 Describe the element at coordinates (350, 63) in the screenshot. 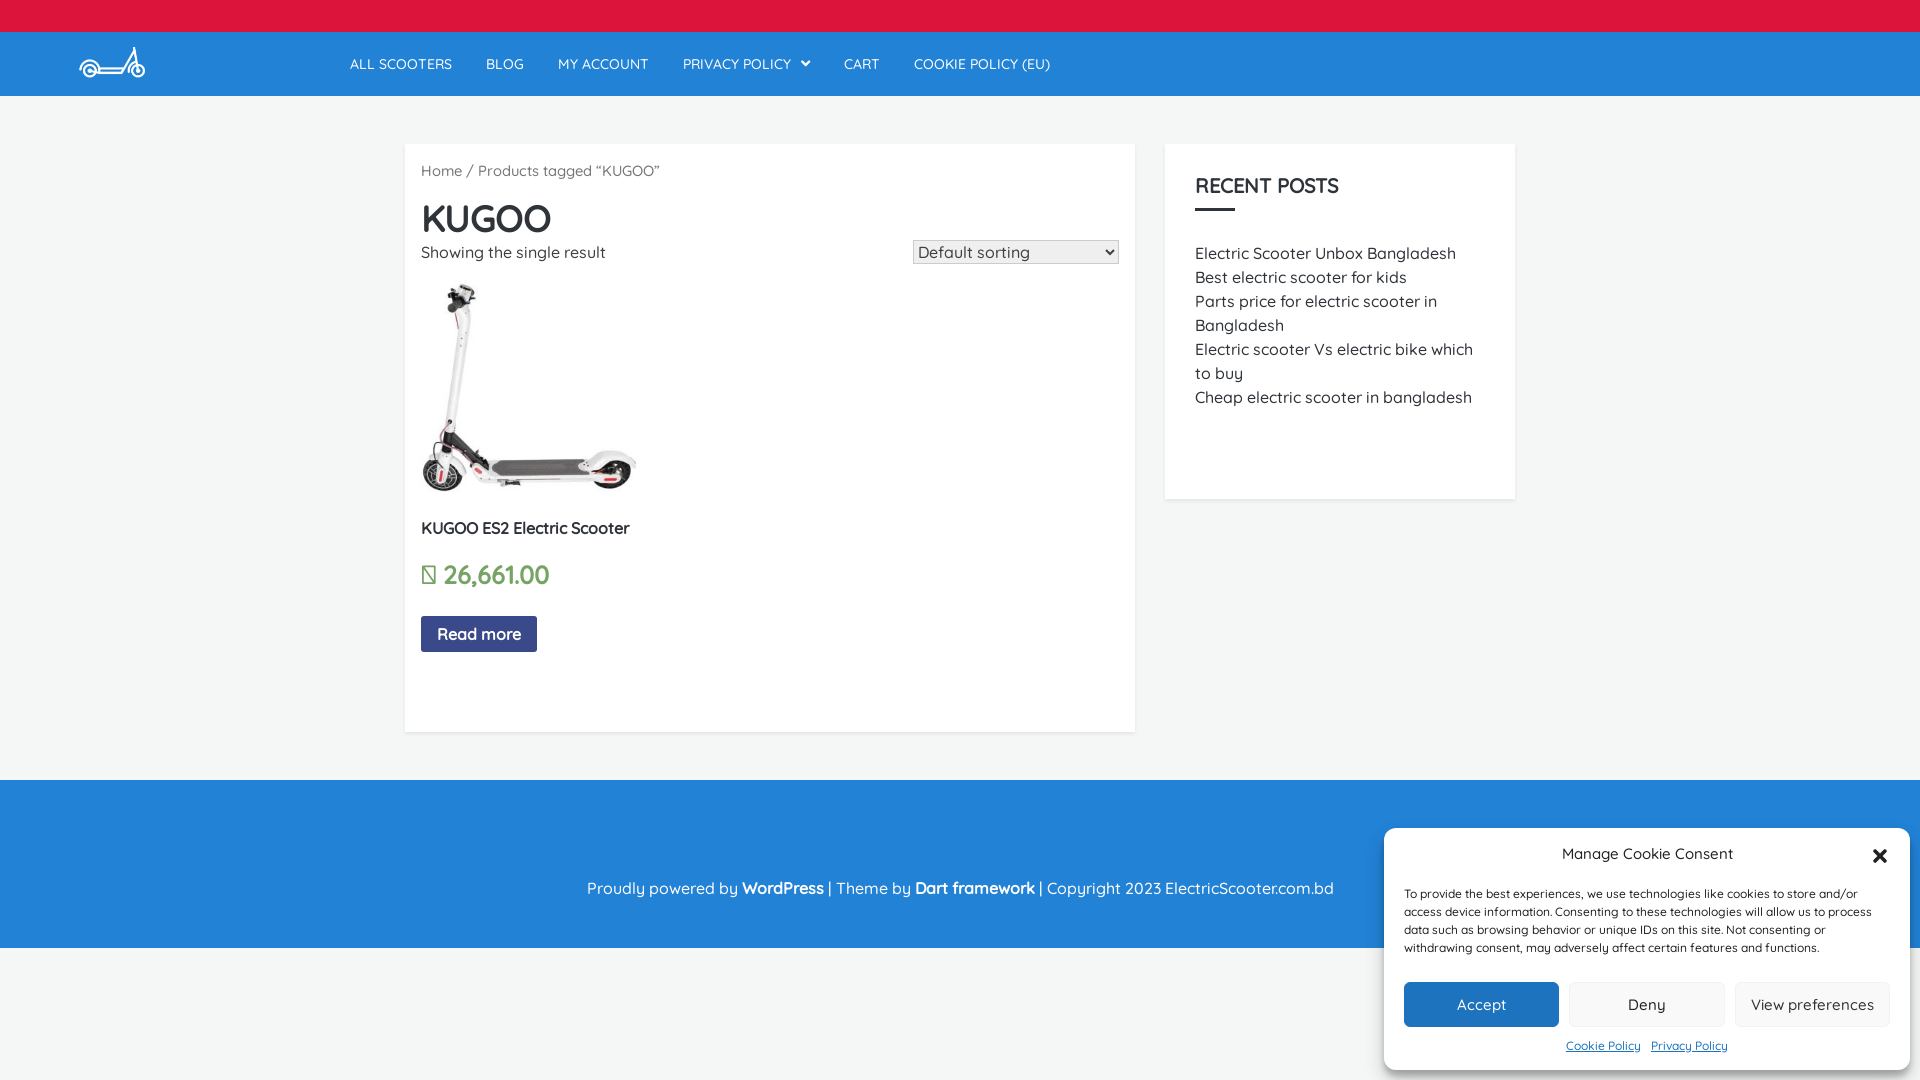

I see `'ALL SCOOTERS'` at that location.